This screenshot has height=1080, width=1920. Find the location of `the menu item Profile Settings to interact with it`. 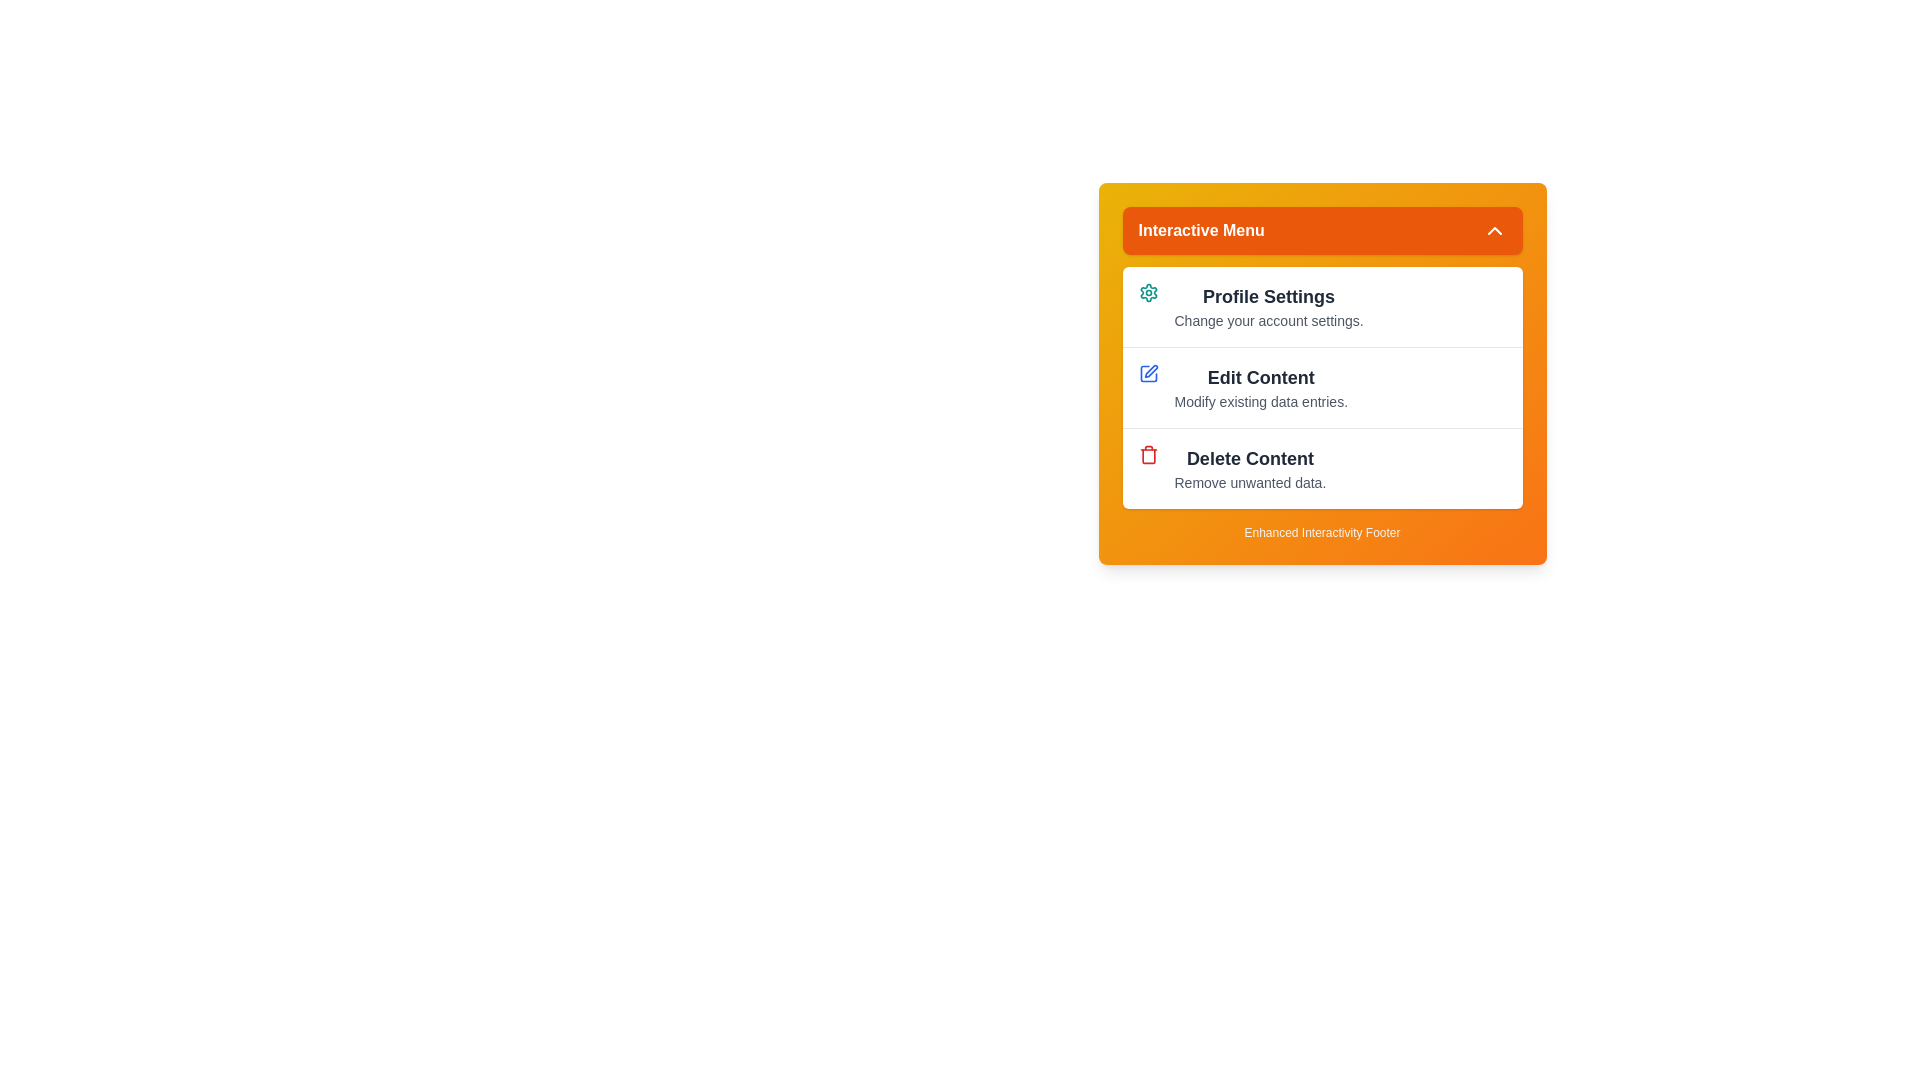

the menu item Profile Settings to interact with it is located at coordinates (1322, 307).